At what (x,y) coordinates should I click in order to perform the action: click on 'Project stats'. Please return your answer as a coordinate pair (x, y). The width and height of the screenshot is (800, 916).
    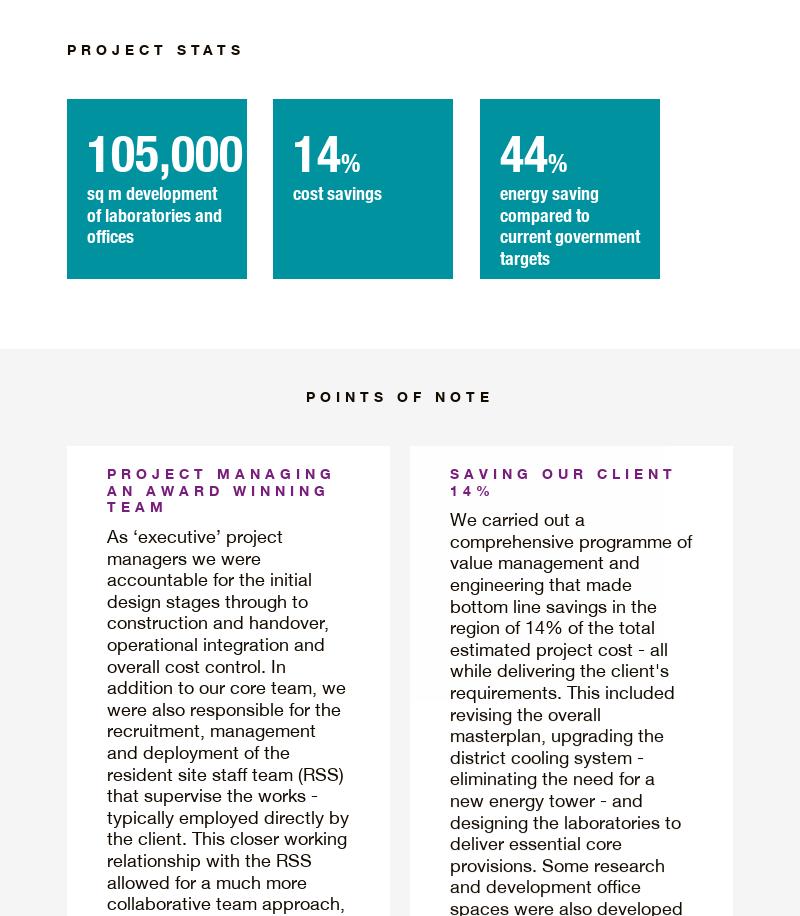
    Looking at the image, I should click on (155, 49).